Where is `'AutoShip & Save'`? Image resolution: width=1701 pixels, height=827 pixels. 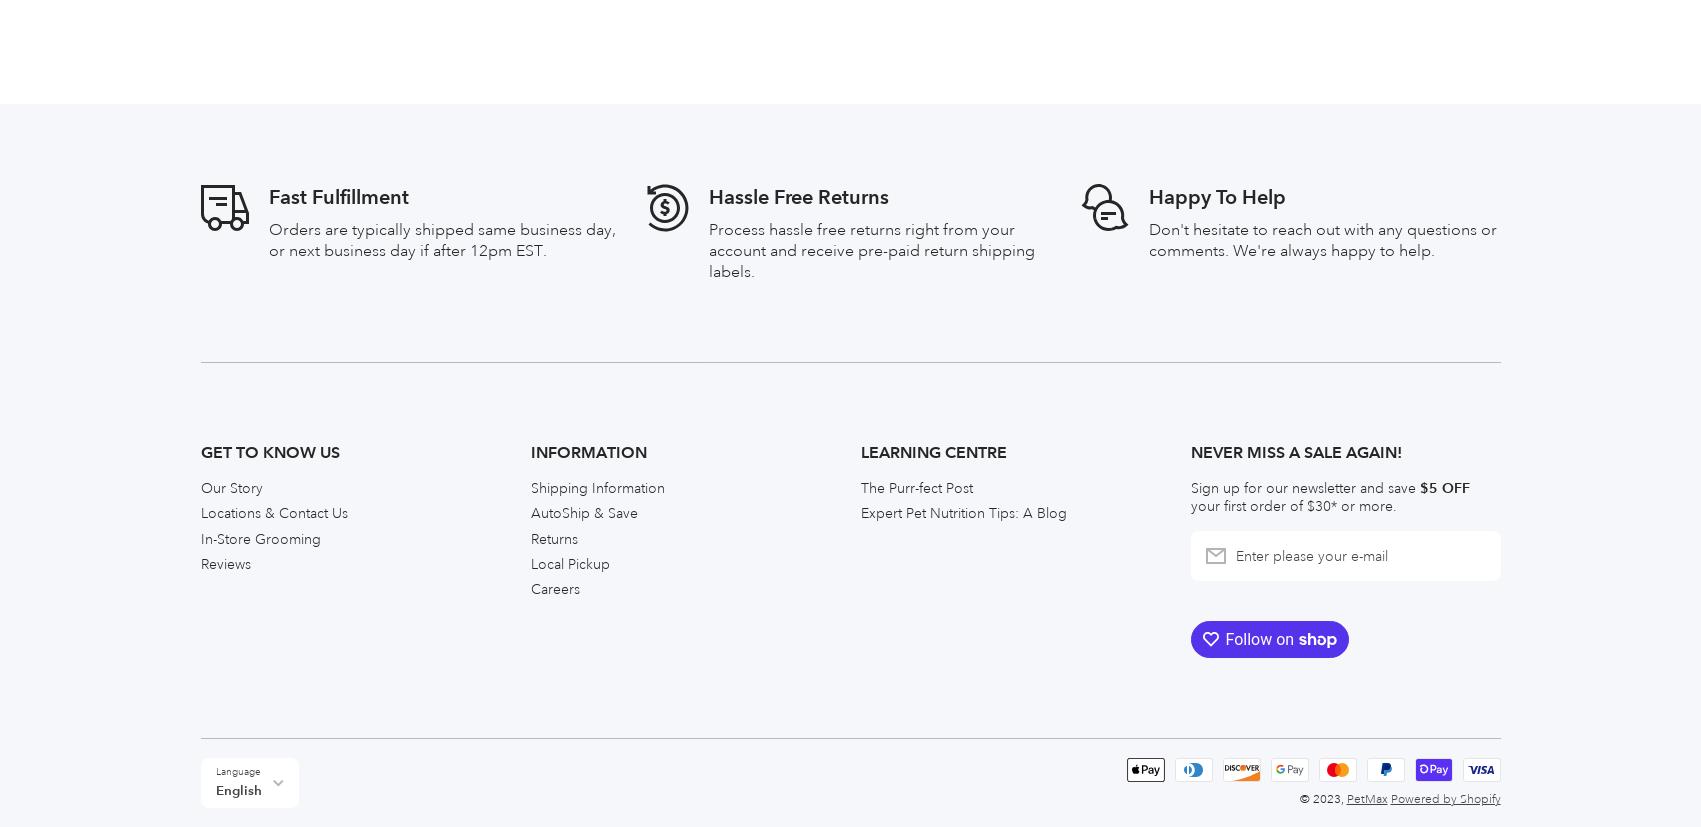
'AutoShip & Save' is located at coordinates (583, 62).